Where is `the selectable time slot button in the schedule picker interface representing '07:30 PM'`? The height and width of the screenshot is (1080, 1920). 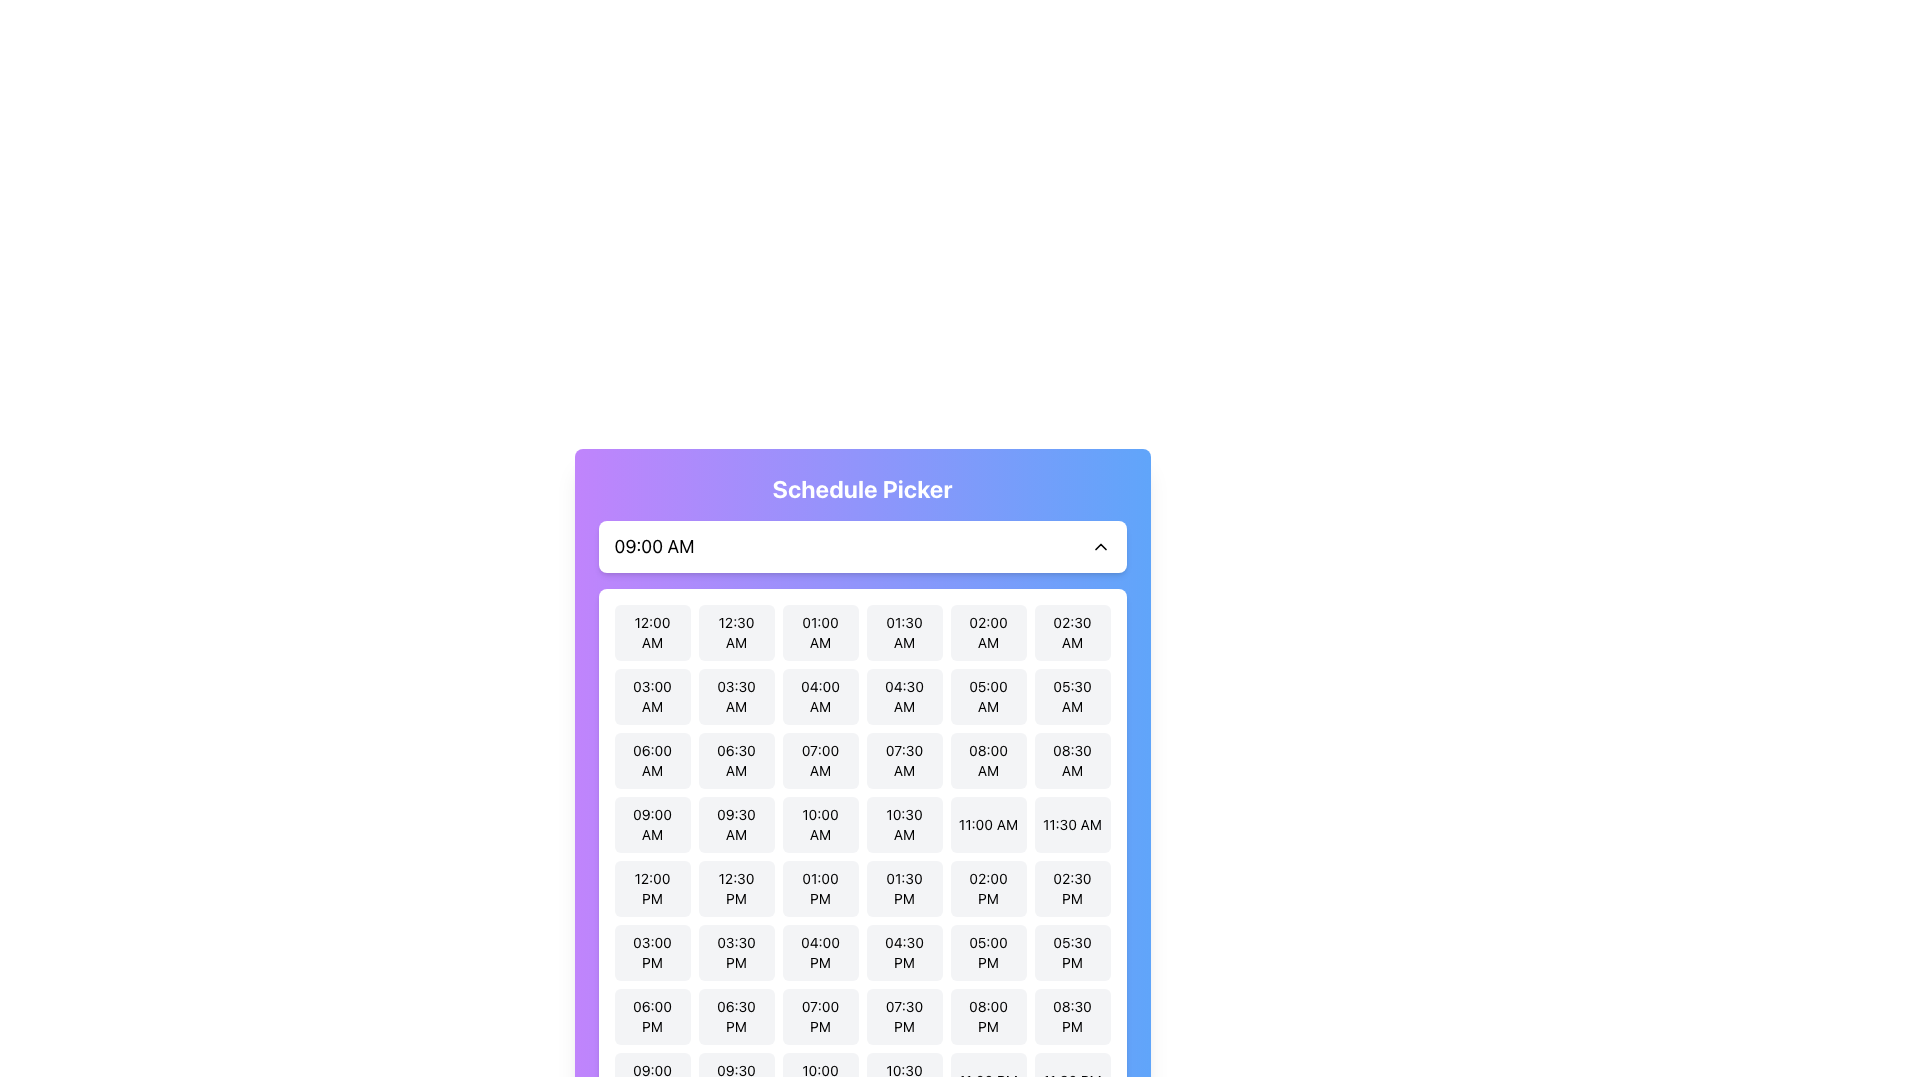 the selectable time slot button in the schedule picker interface representing '07:30 PM' is located at coordinates (903, 1017).